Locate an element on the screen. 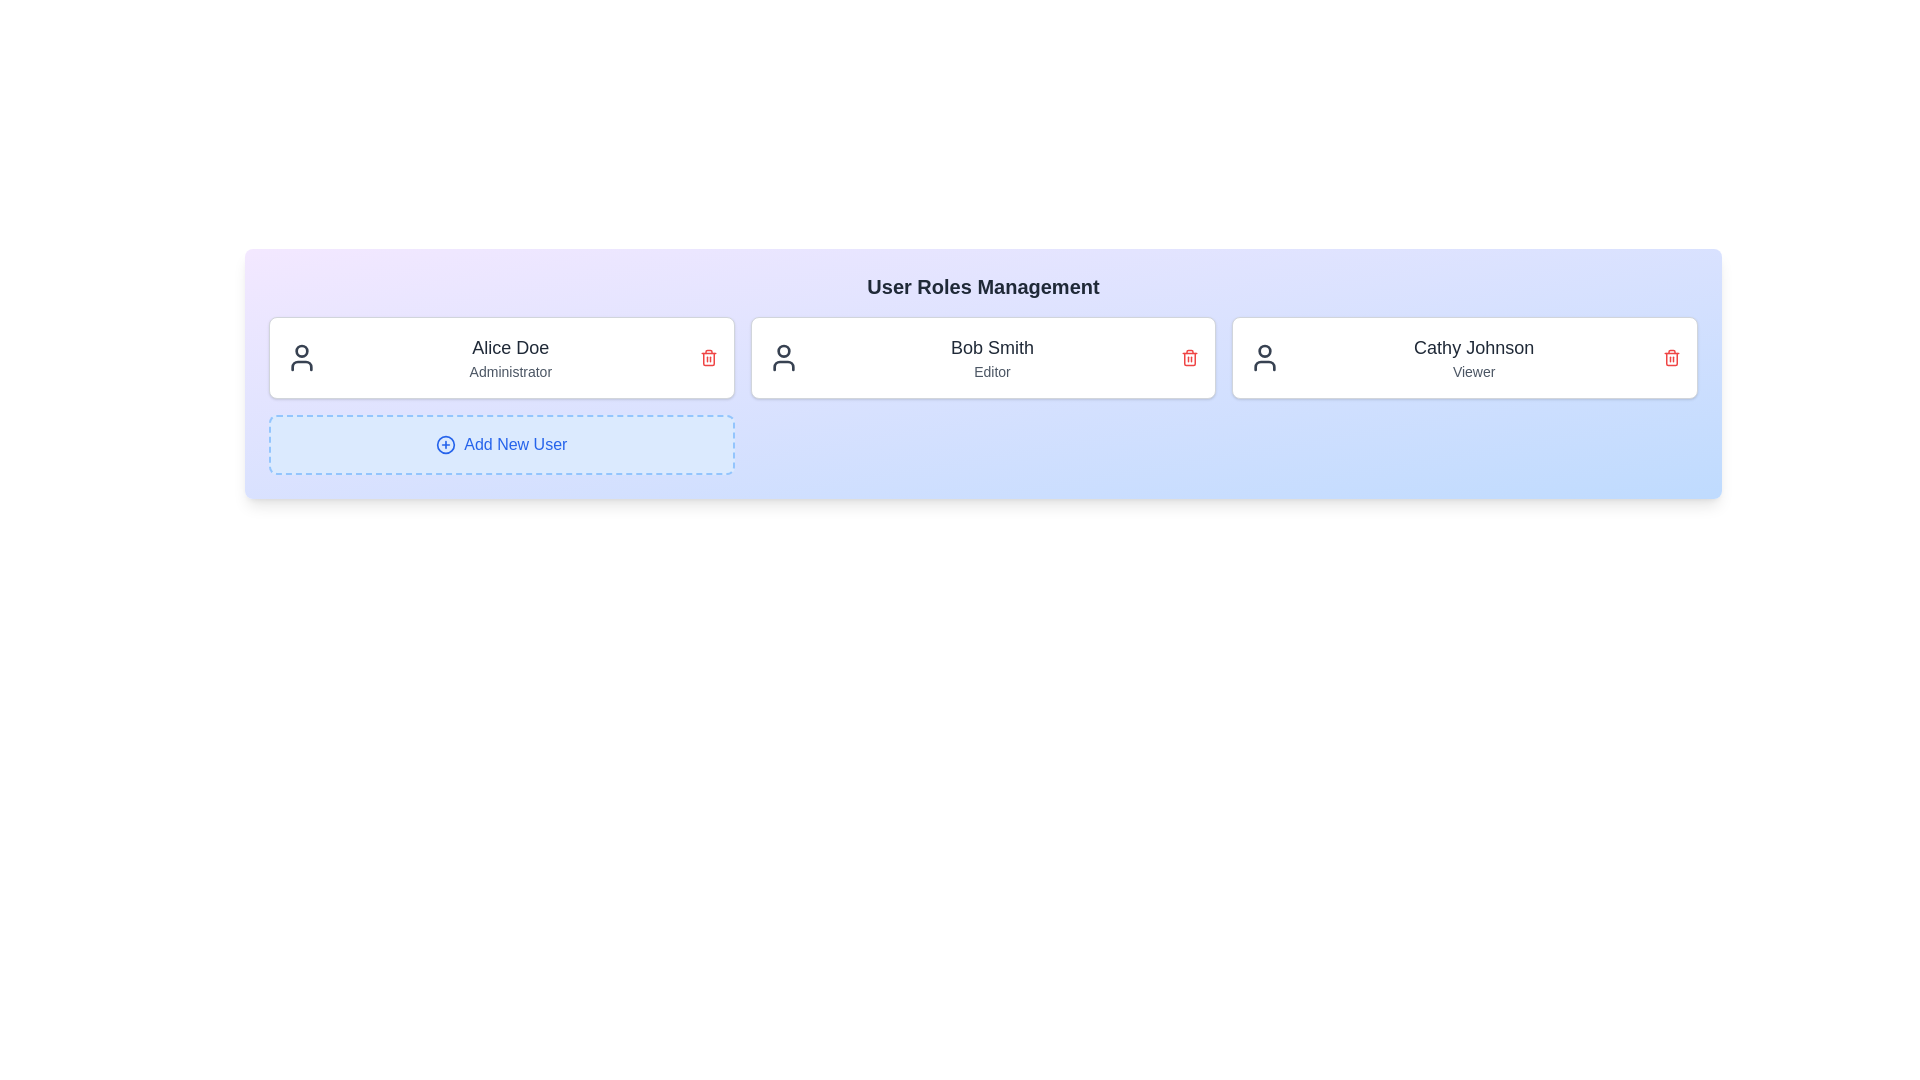 This screenshot has width=1920, height=1080. trash icon next to Bob Smith's name to remove them is located at coordinates (1190, 357).